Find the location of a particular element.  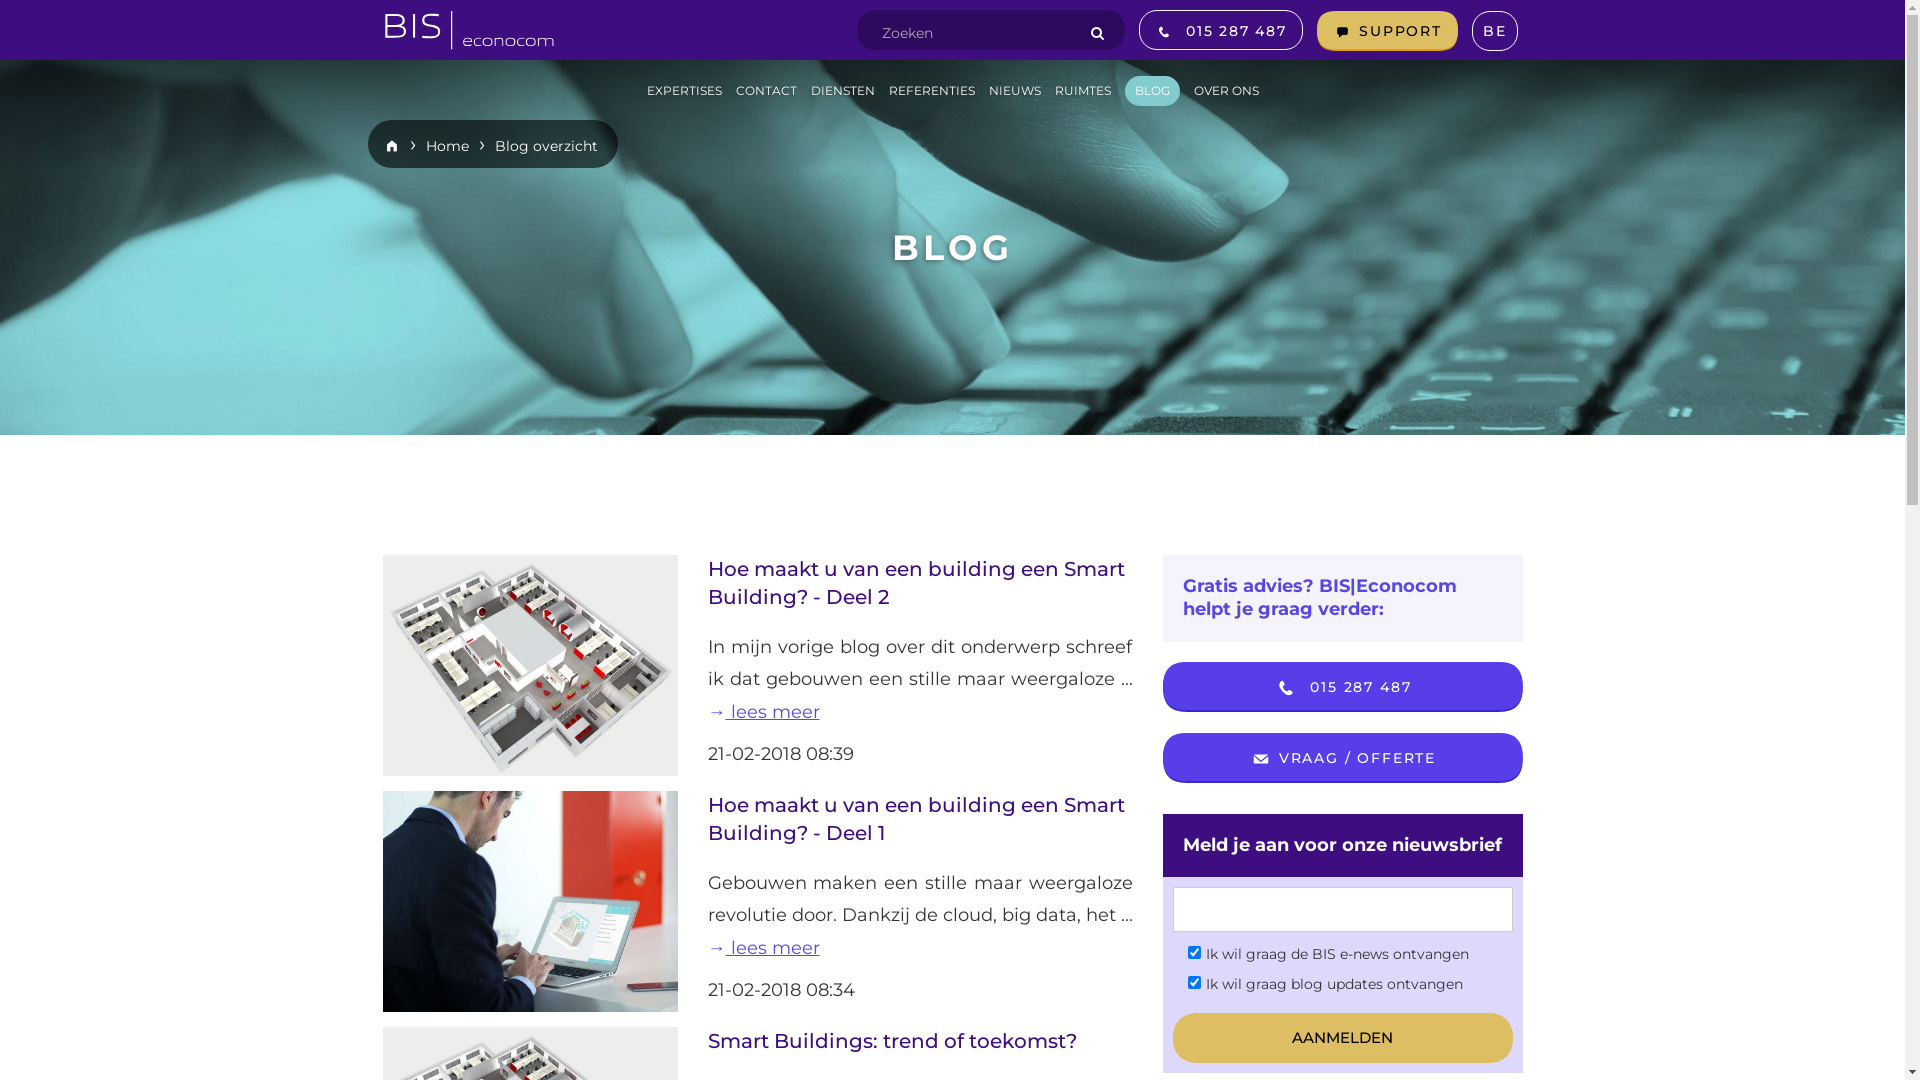

'BIS homepage' is located at coordinates (468, 23).